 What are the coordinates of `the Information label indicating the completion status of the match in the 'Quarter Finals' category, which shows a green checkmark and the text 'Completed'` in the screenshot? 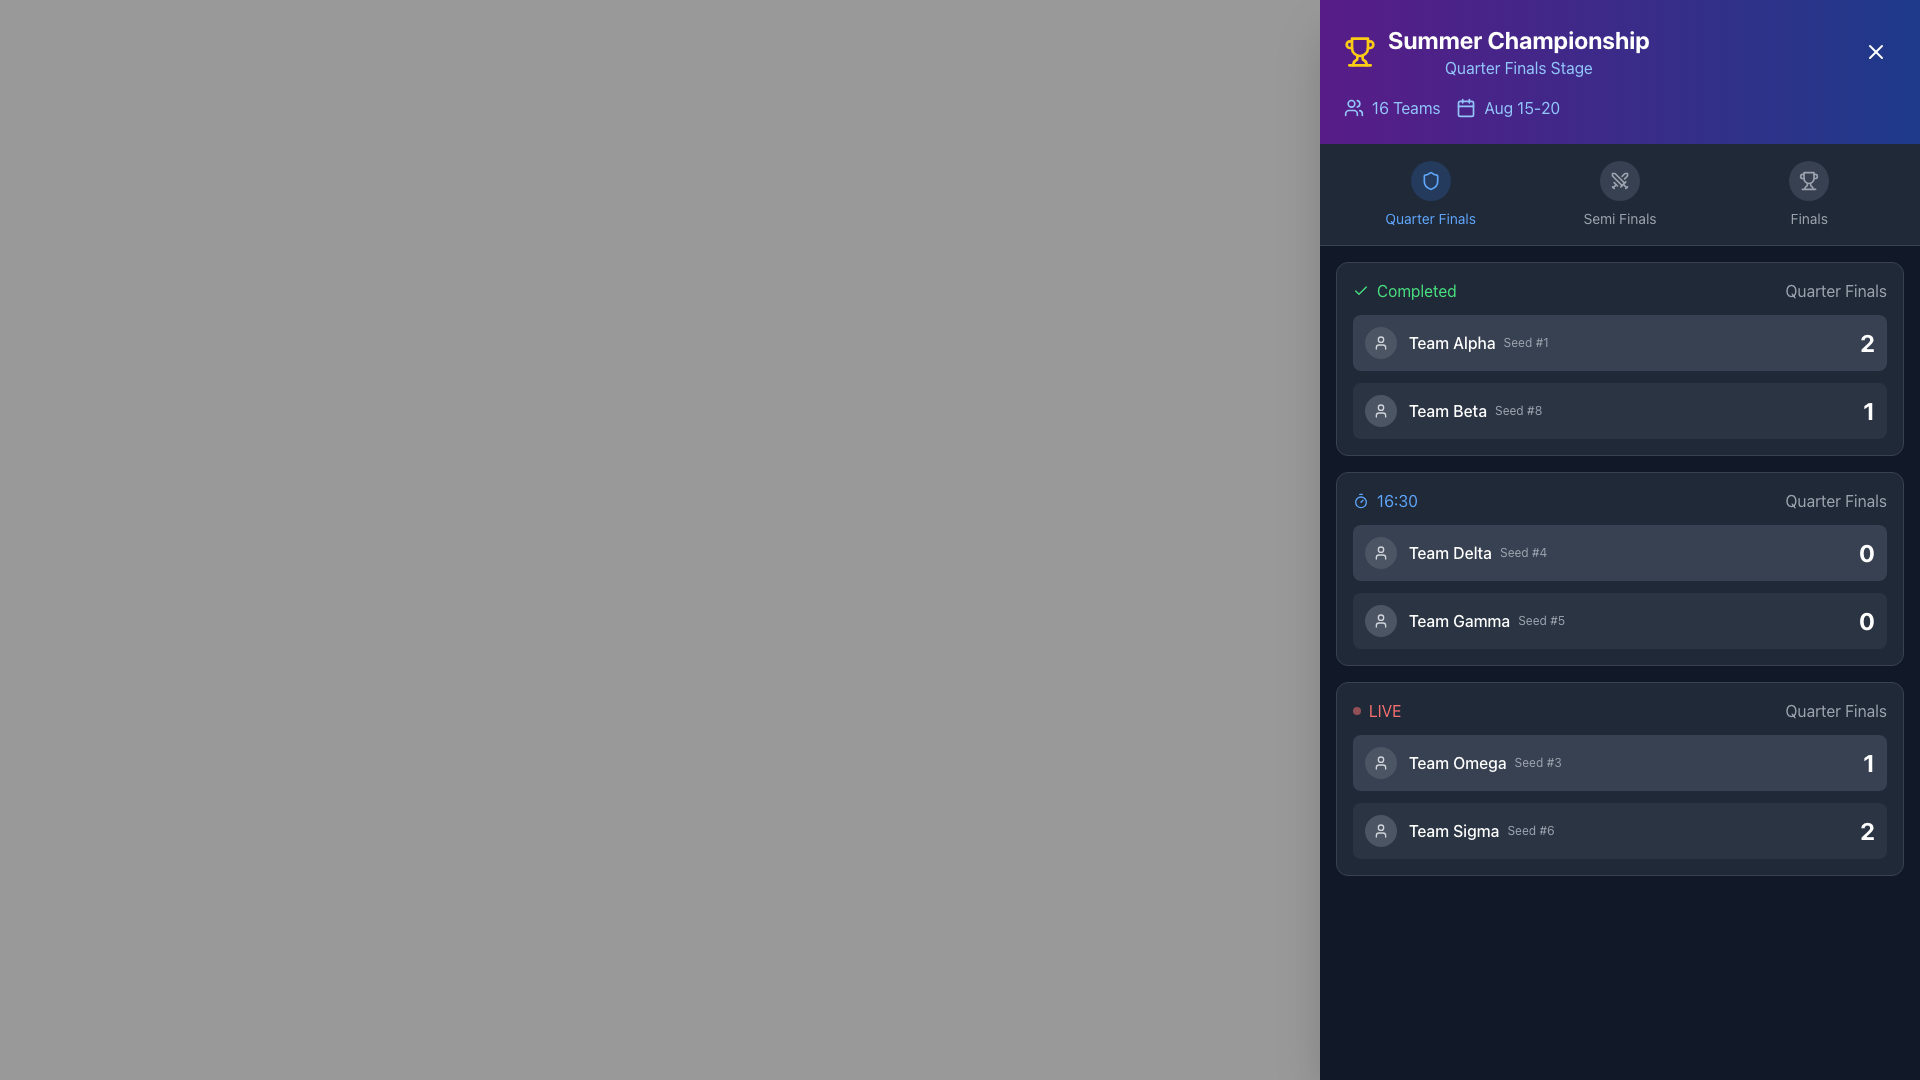 It's located at (1620, 290).